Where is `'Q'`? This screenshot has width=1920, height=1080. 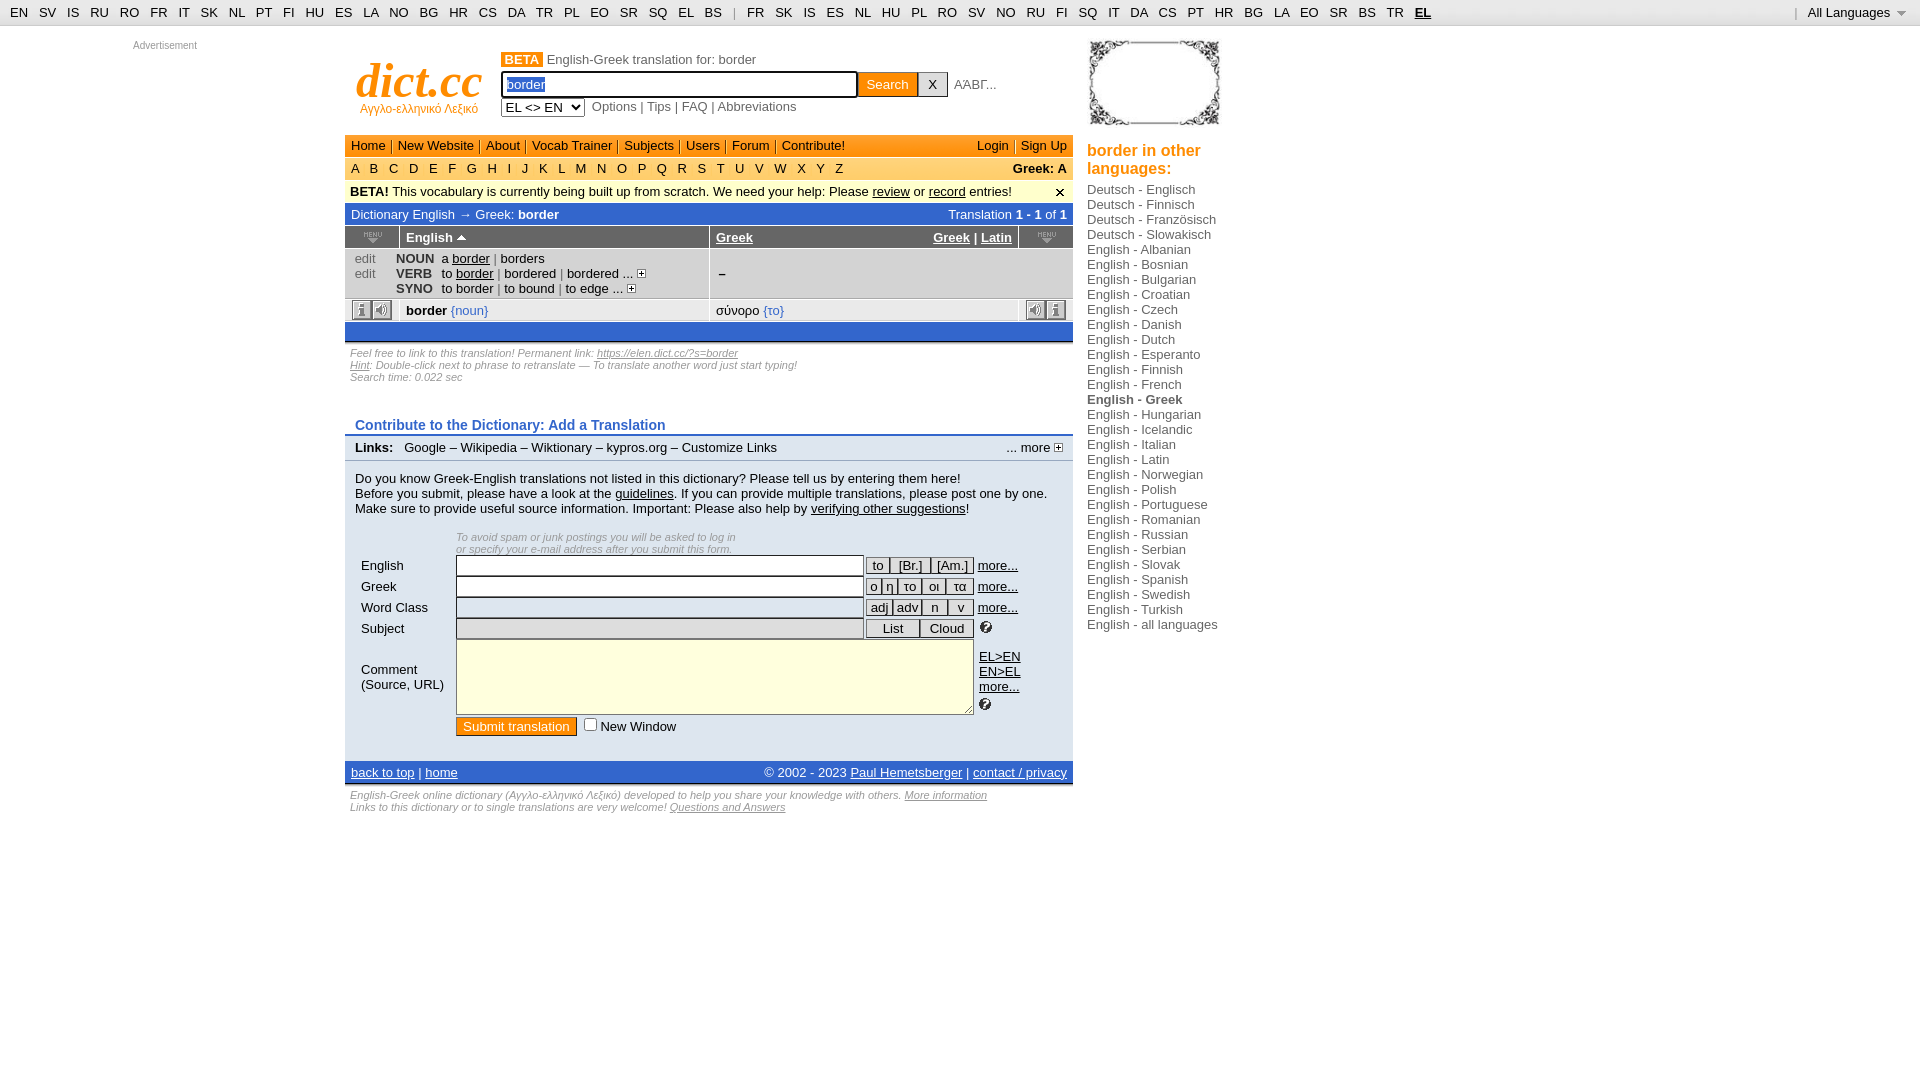
'Q' is located at coordinates (661, 167).